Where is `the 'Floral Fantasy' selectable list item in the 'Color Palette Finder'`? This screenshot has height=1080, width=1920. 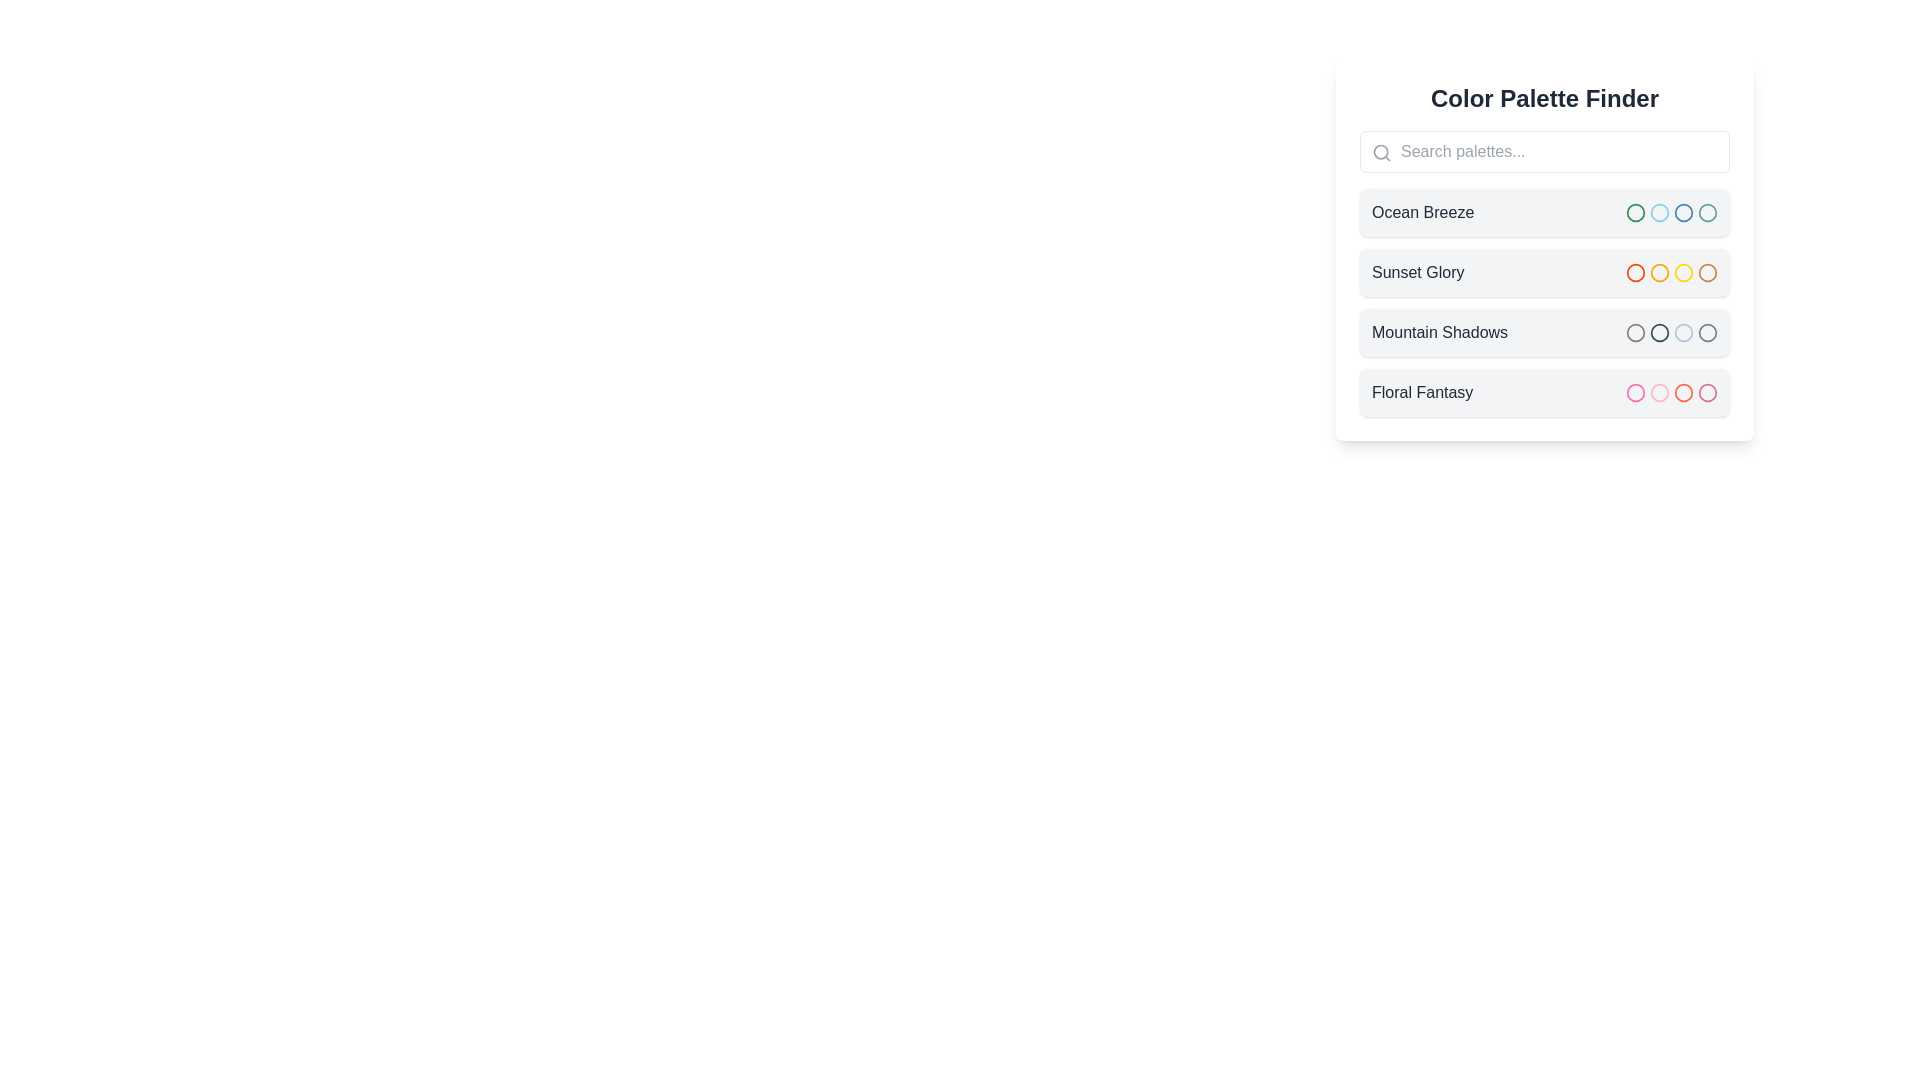
the 'Floral Fantasy' selectable list item in the 'Color Palette Finder' is located at coordinates (1544, 393).